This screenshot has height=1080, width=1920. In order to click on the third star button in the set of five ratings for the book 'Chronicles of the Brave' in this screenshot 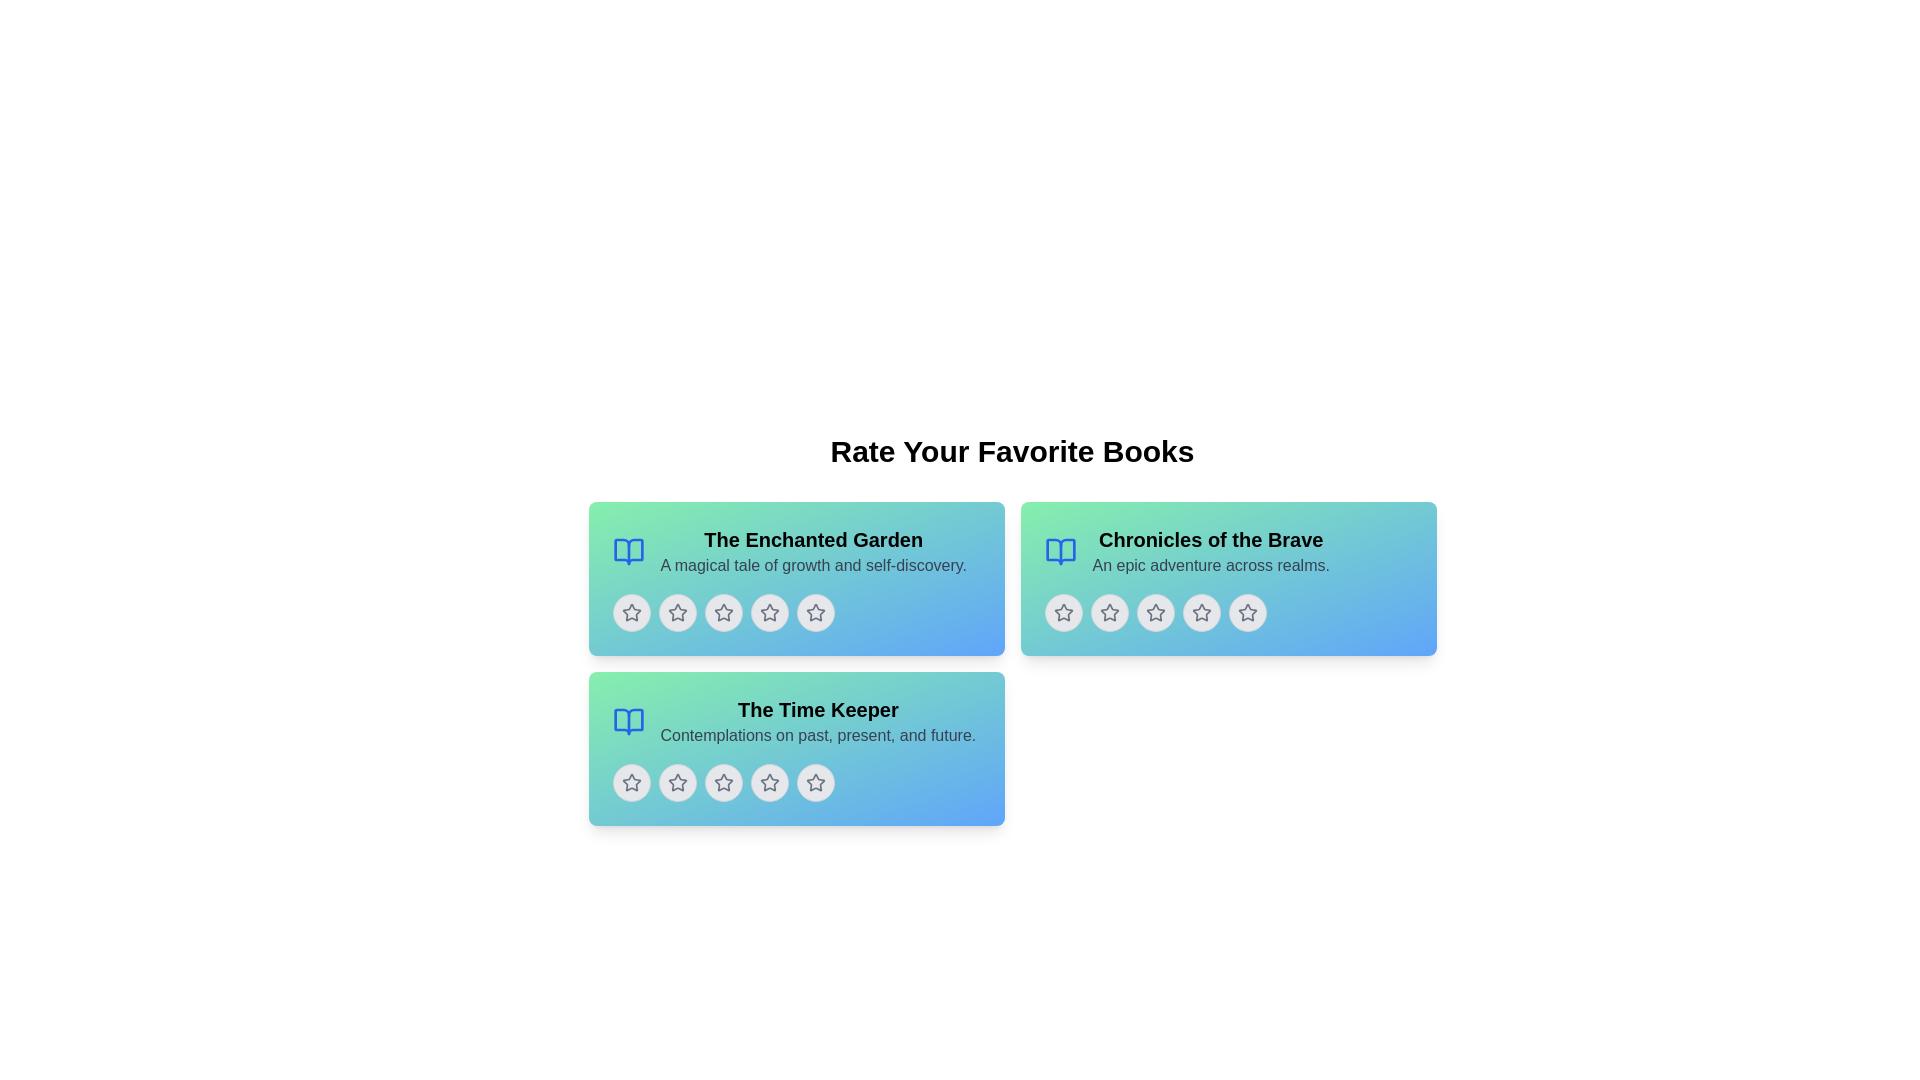, I will do `click(1155, 612)`.